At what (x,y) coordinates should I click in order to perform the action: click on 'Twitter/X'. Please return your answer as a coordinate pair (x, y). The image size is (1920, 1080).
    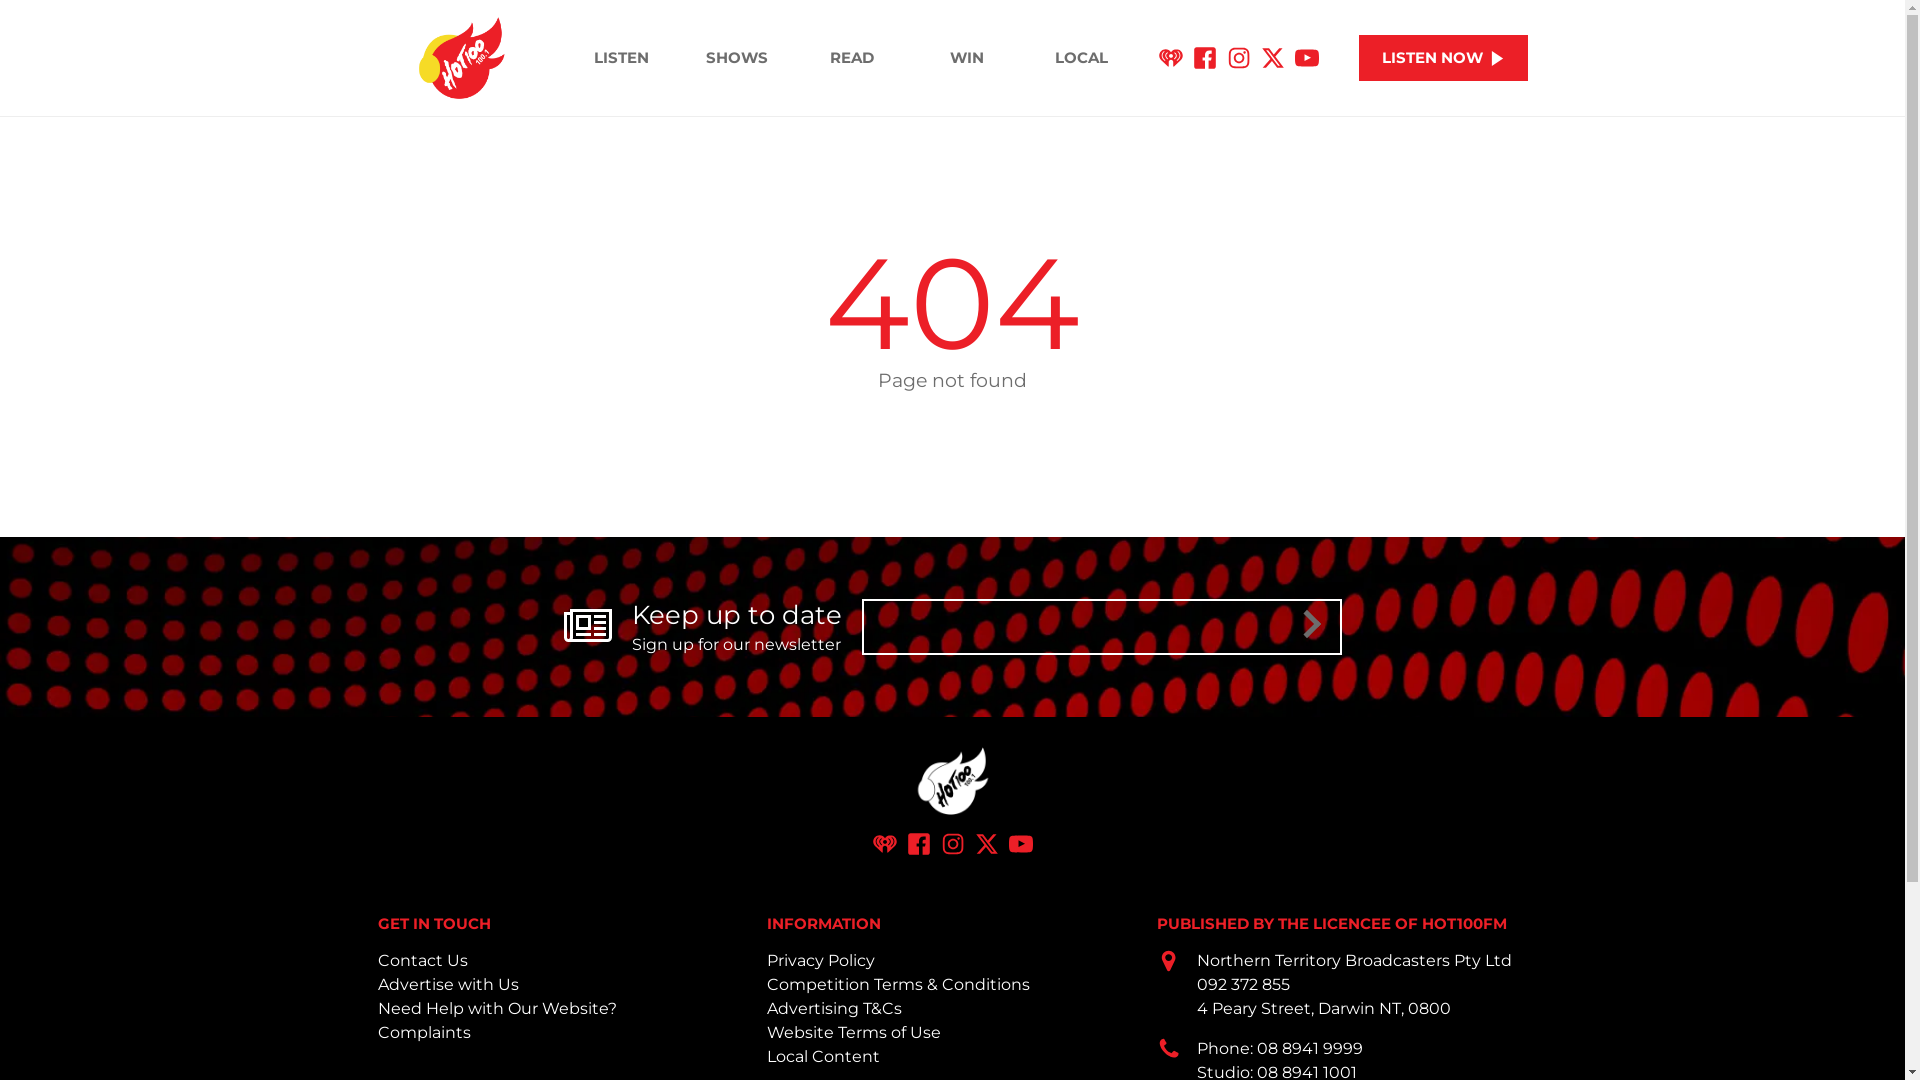
    Looking at the image, I should click on (1271, 57).